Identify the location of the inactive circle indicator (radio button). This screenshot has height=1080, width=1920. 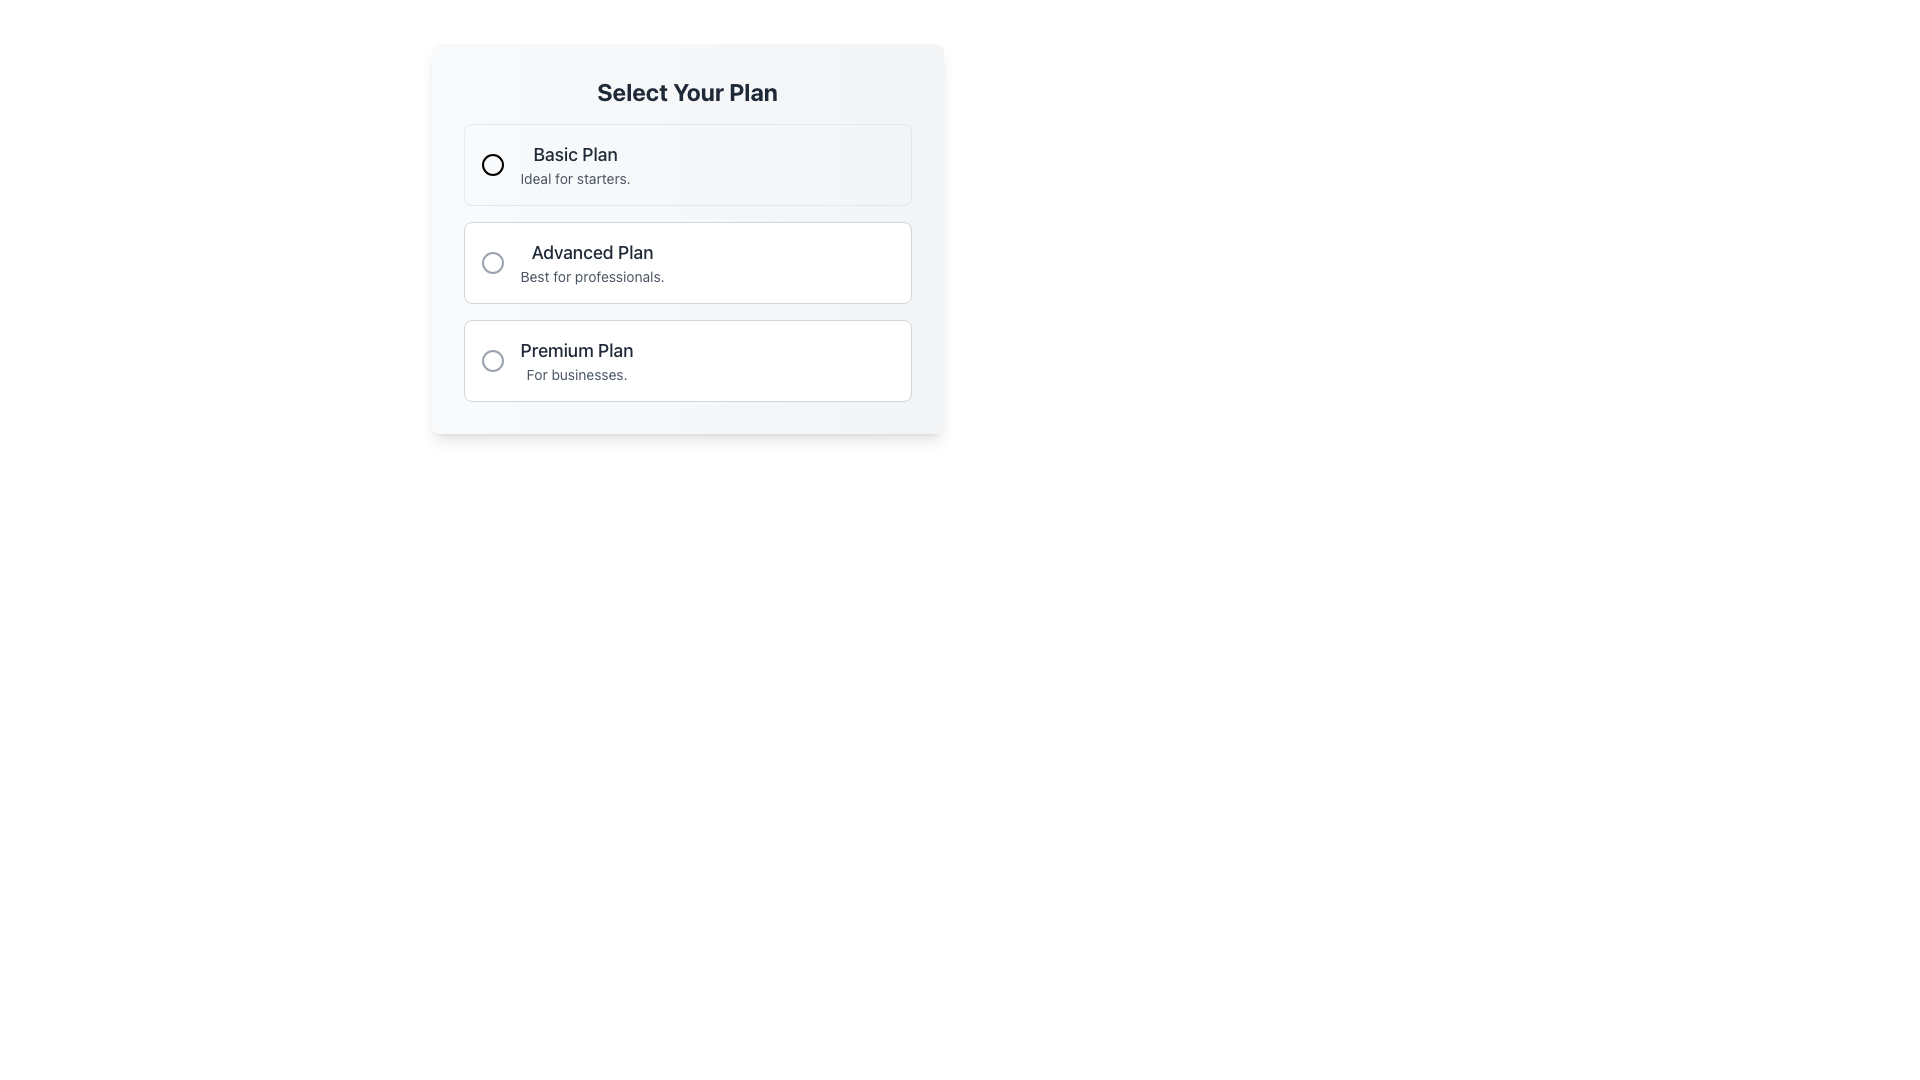
(492, 361).